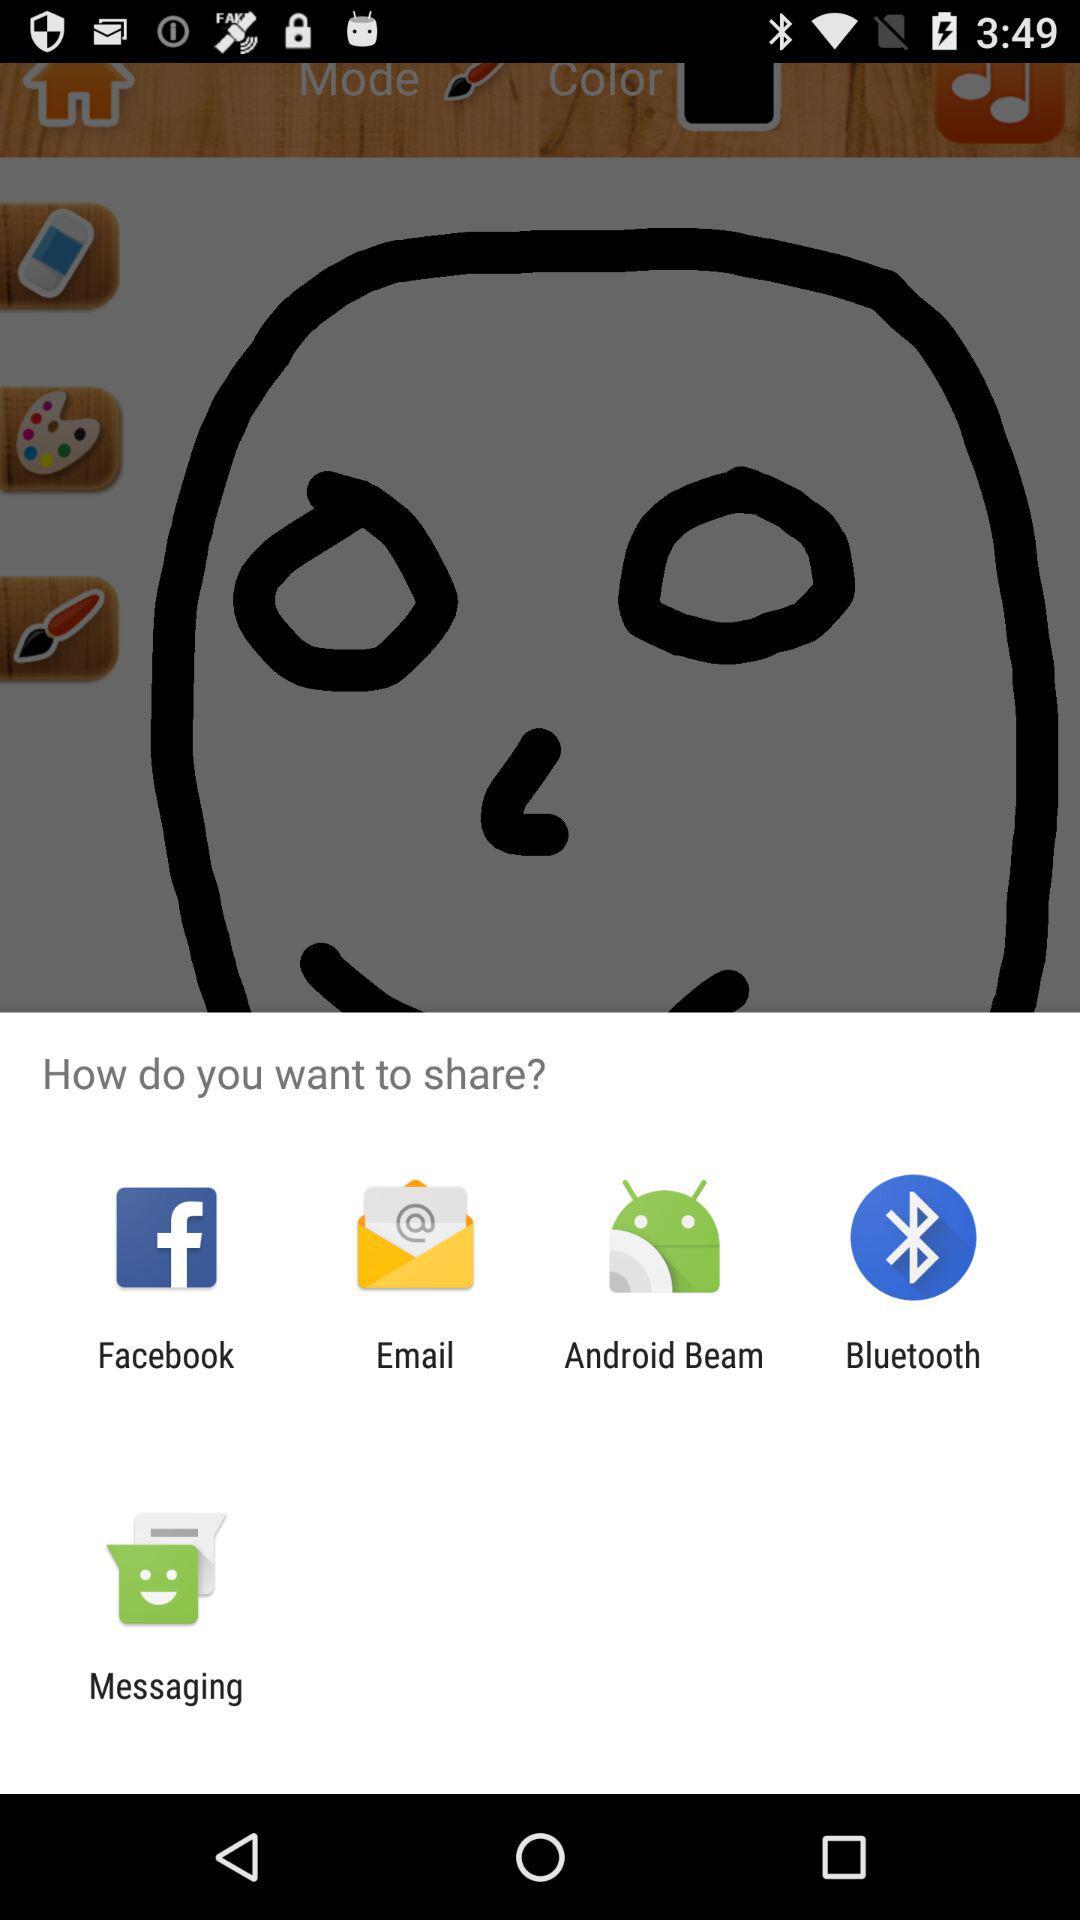  Describe the element at coordinates (414, 1374) in the screenshot. I see `icon next to the android beam` at that location.